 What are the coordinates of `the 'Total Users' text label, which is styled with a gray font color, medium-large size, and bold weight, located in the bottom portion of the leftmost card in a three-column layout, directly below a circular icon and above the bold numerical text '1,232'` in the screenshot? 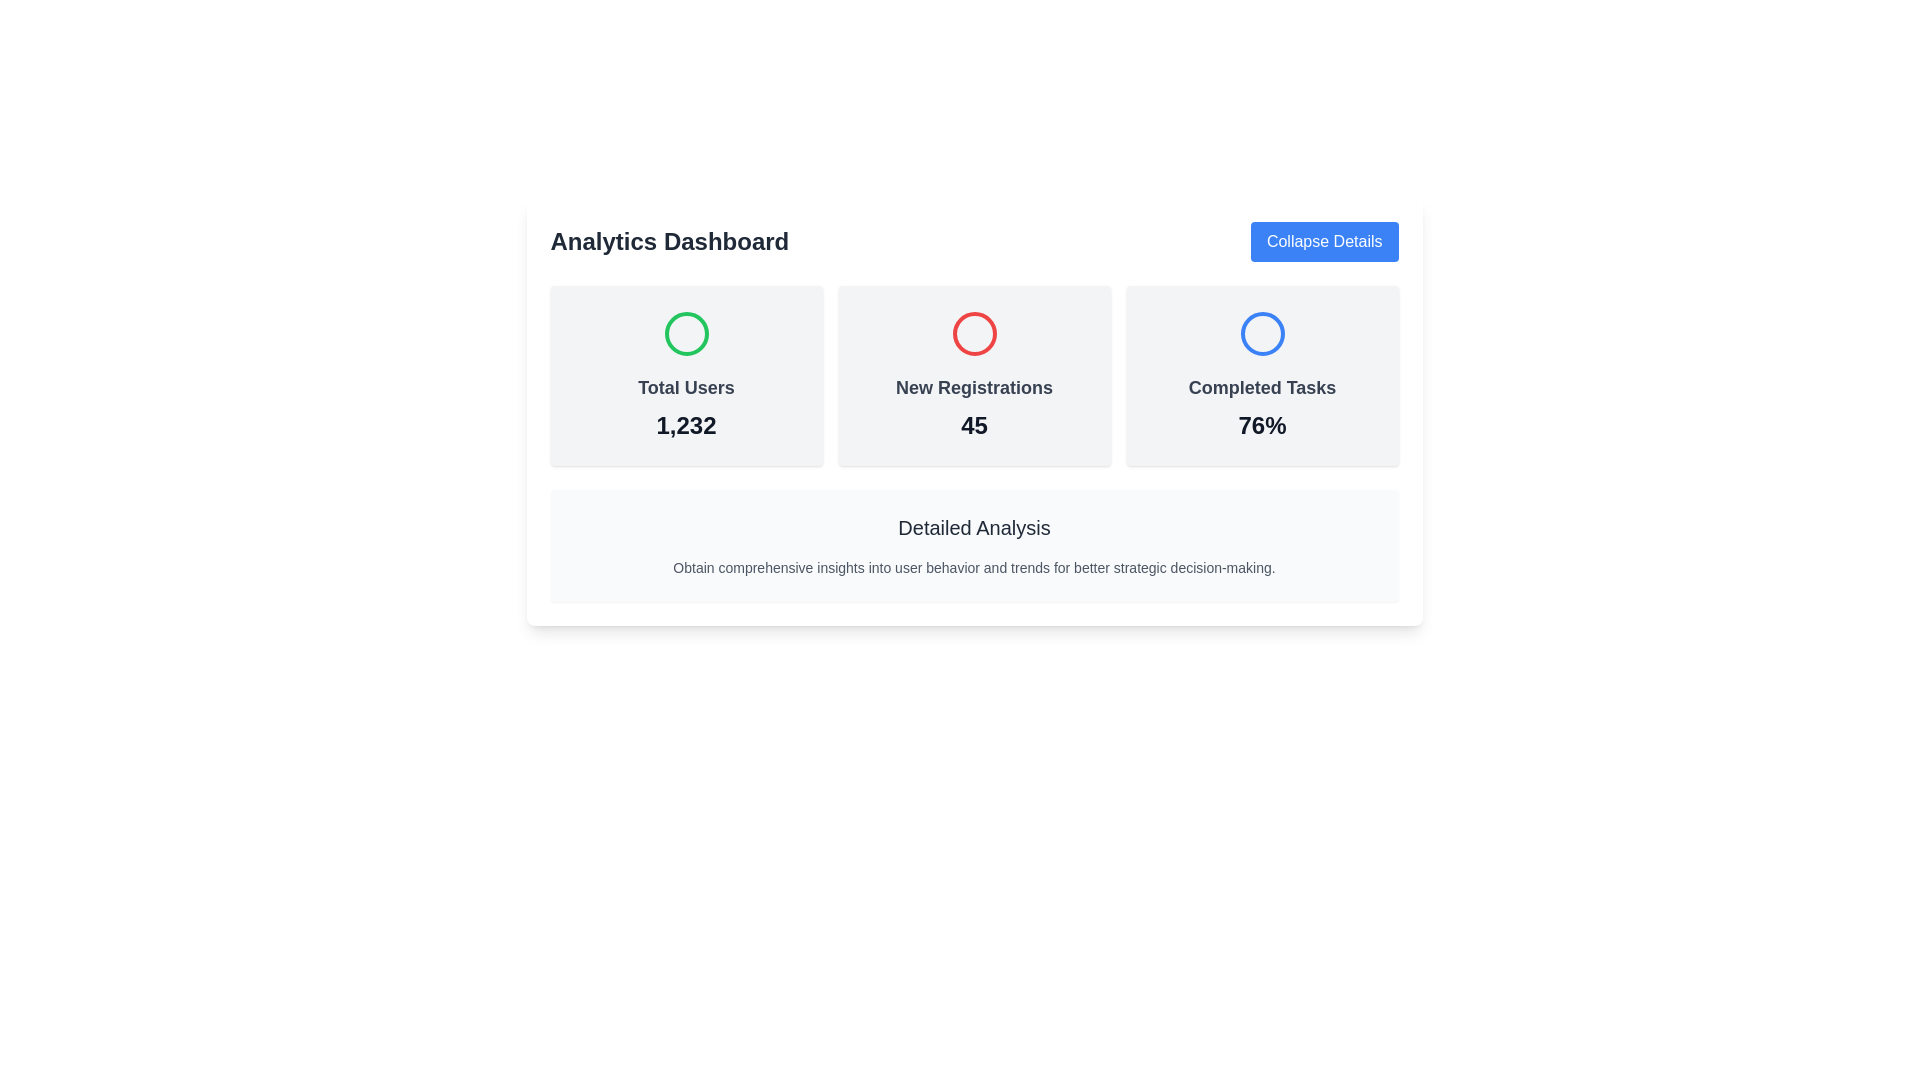 It's located at (686, 388).